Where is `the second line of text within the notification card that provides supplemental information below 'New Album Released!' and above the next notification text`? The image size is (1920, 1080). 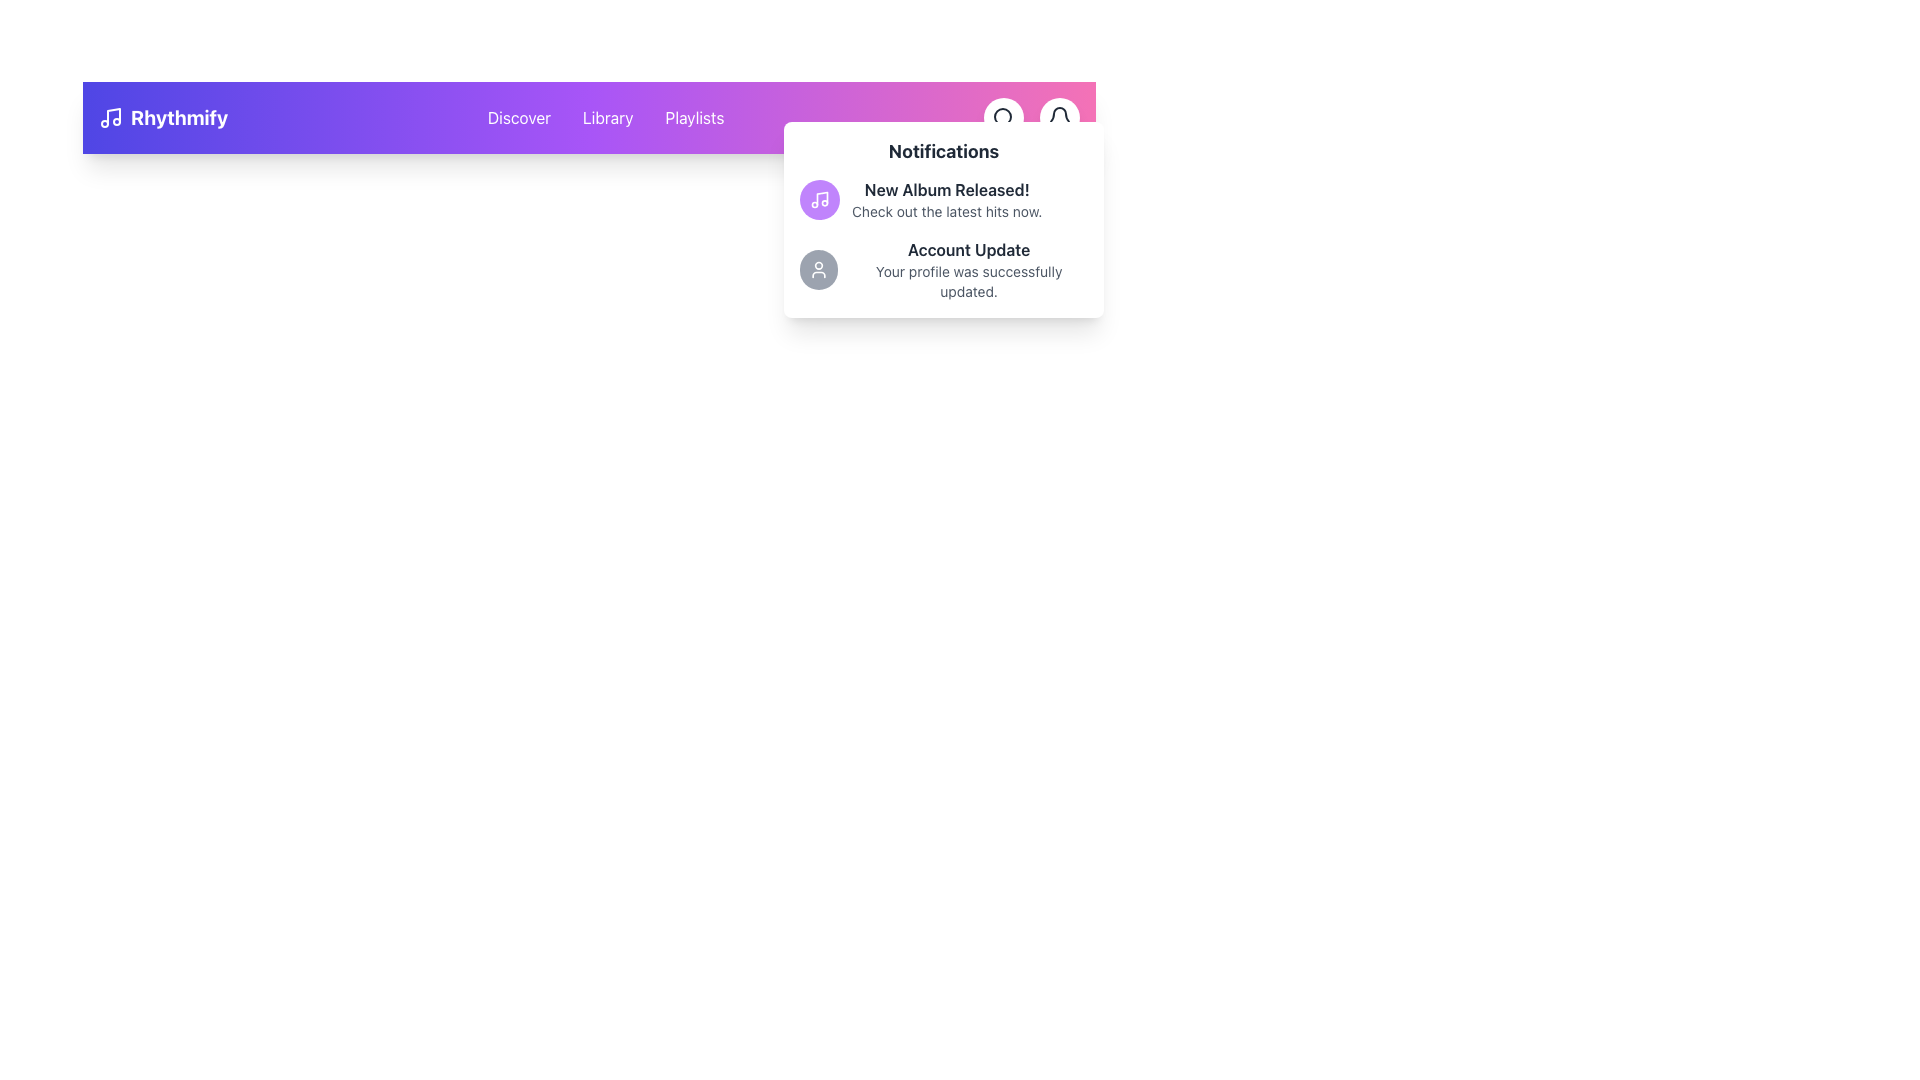
the second line of text within the notification card that provides supplemental information below 'New Album Released!' and above the next notification text is located at coordinates (946, 212).